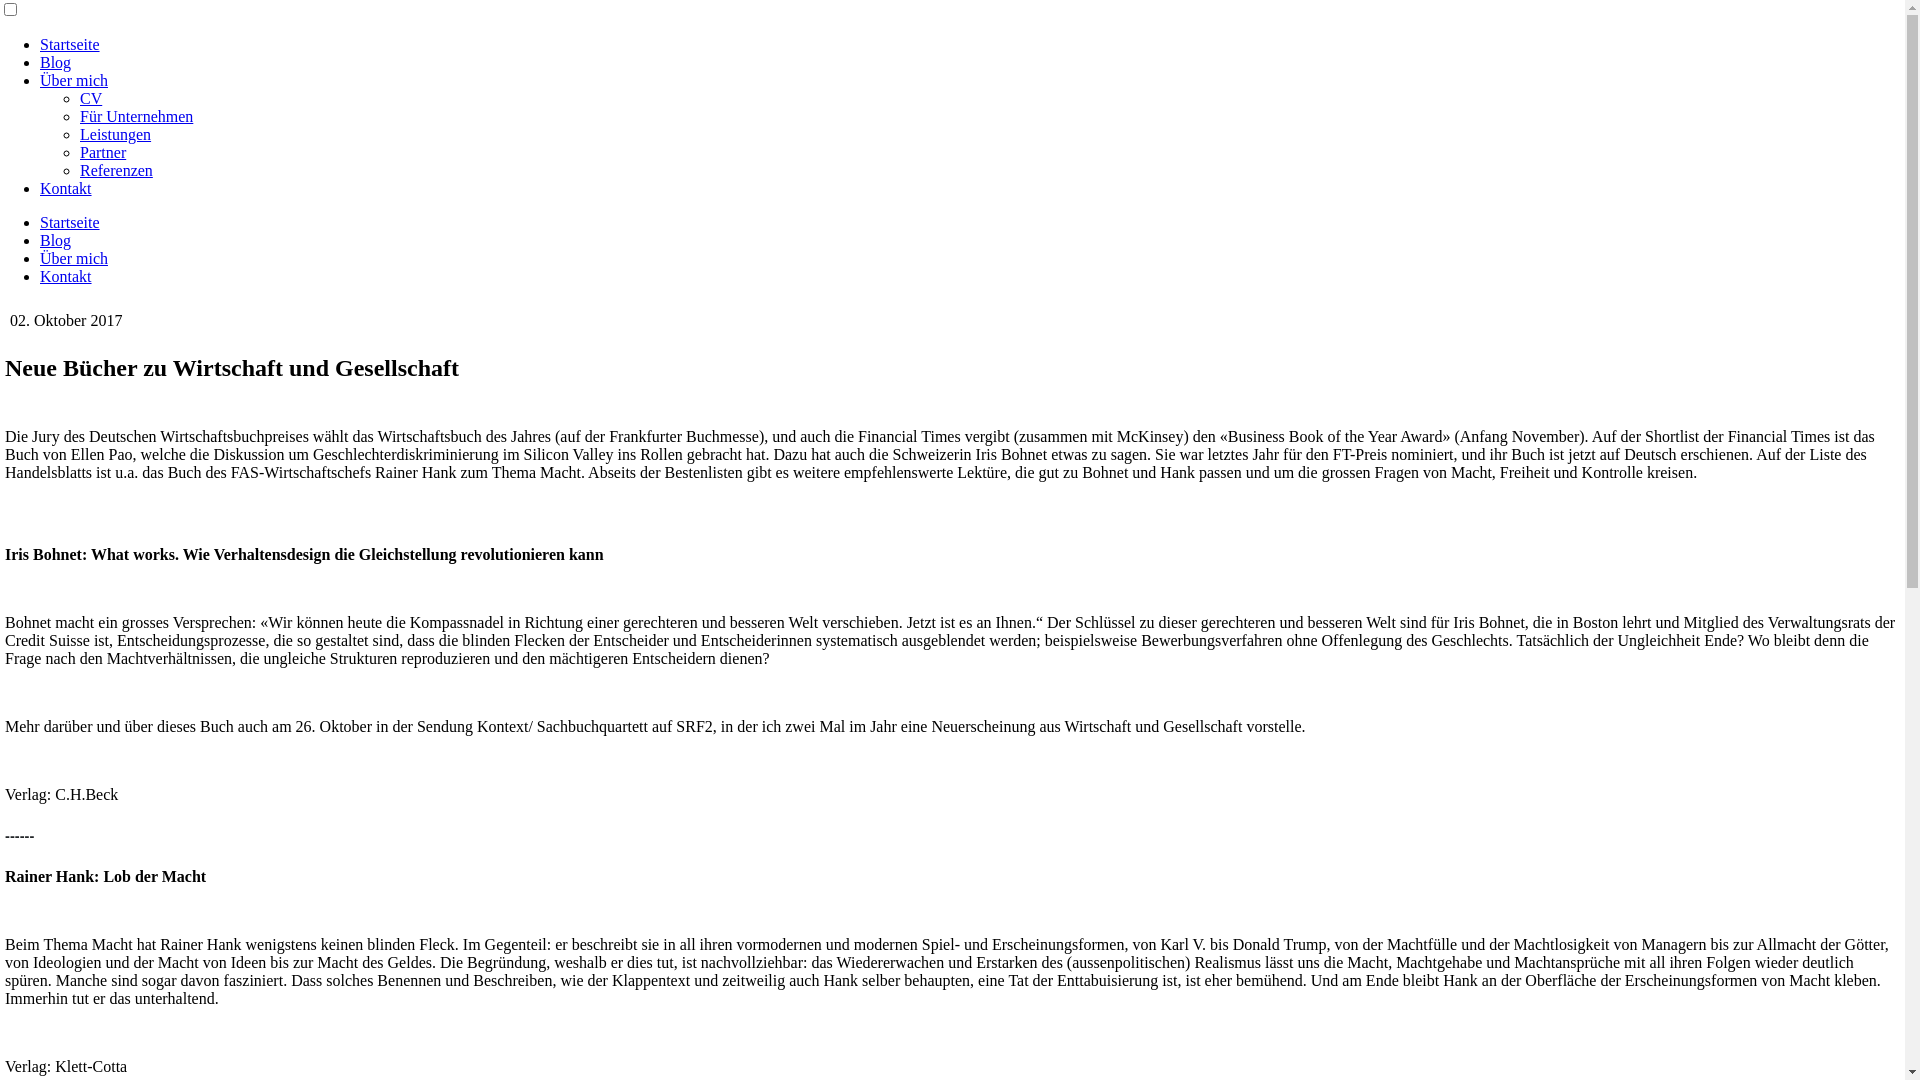  What do you see at coordinates (115, 169) in the screenshot?
I see `'Referenzen'` at bounding box center [115, 169].